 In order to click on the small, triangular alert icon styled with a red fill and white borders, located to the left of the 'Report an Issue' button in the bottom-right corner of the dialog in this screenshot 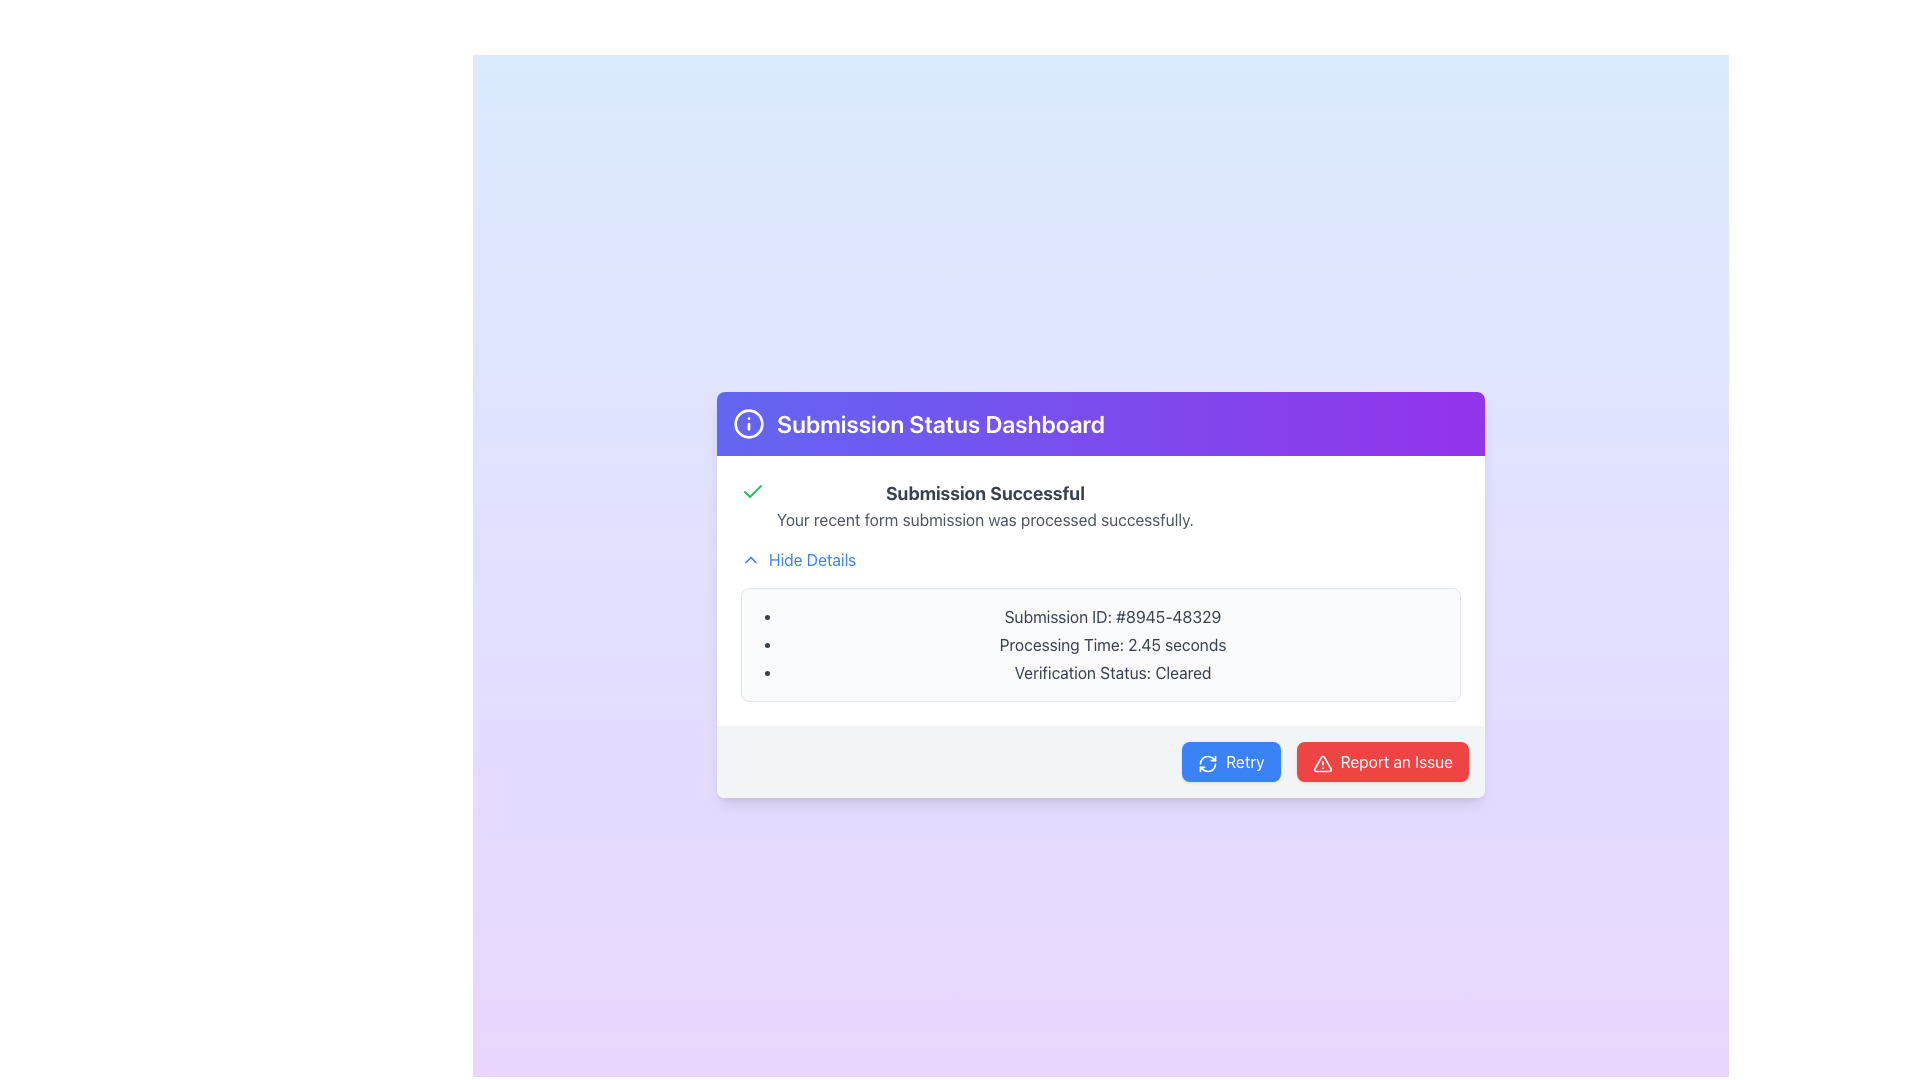, I will do `click(1322, 763)`.